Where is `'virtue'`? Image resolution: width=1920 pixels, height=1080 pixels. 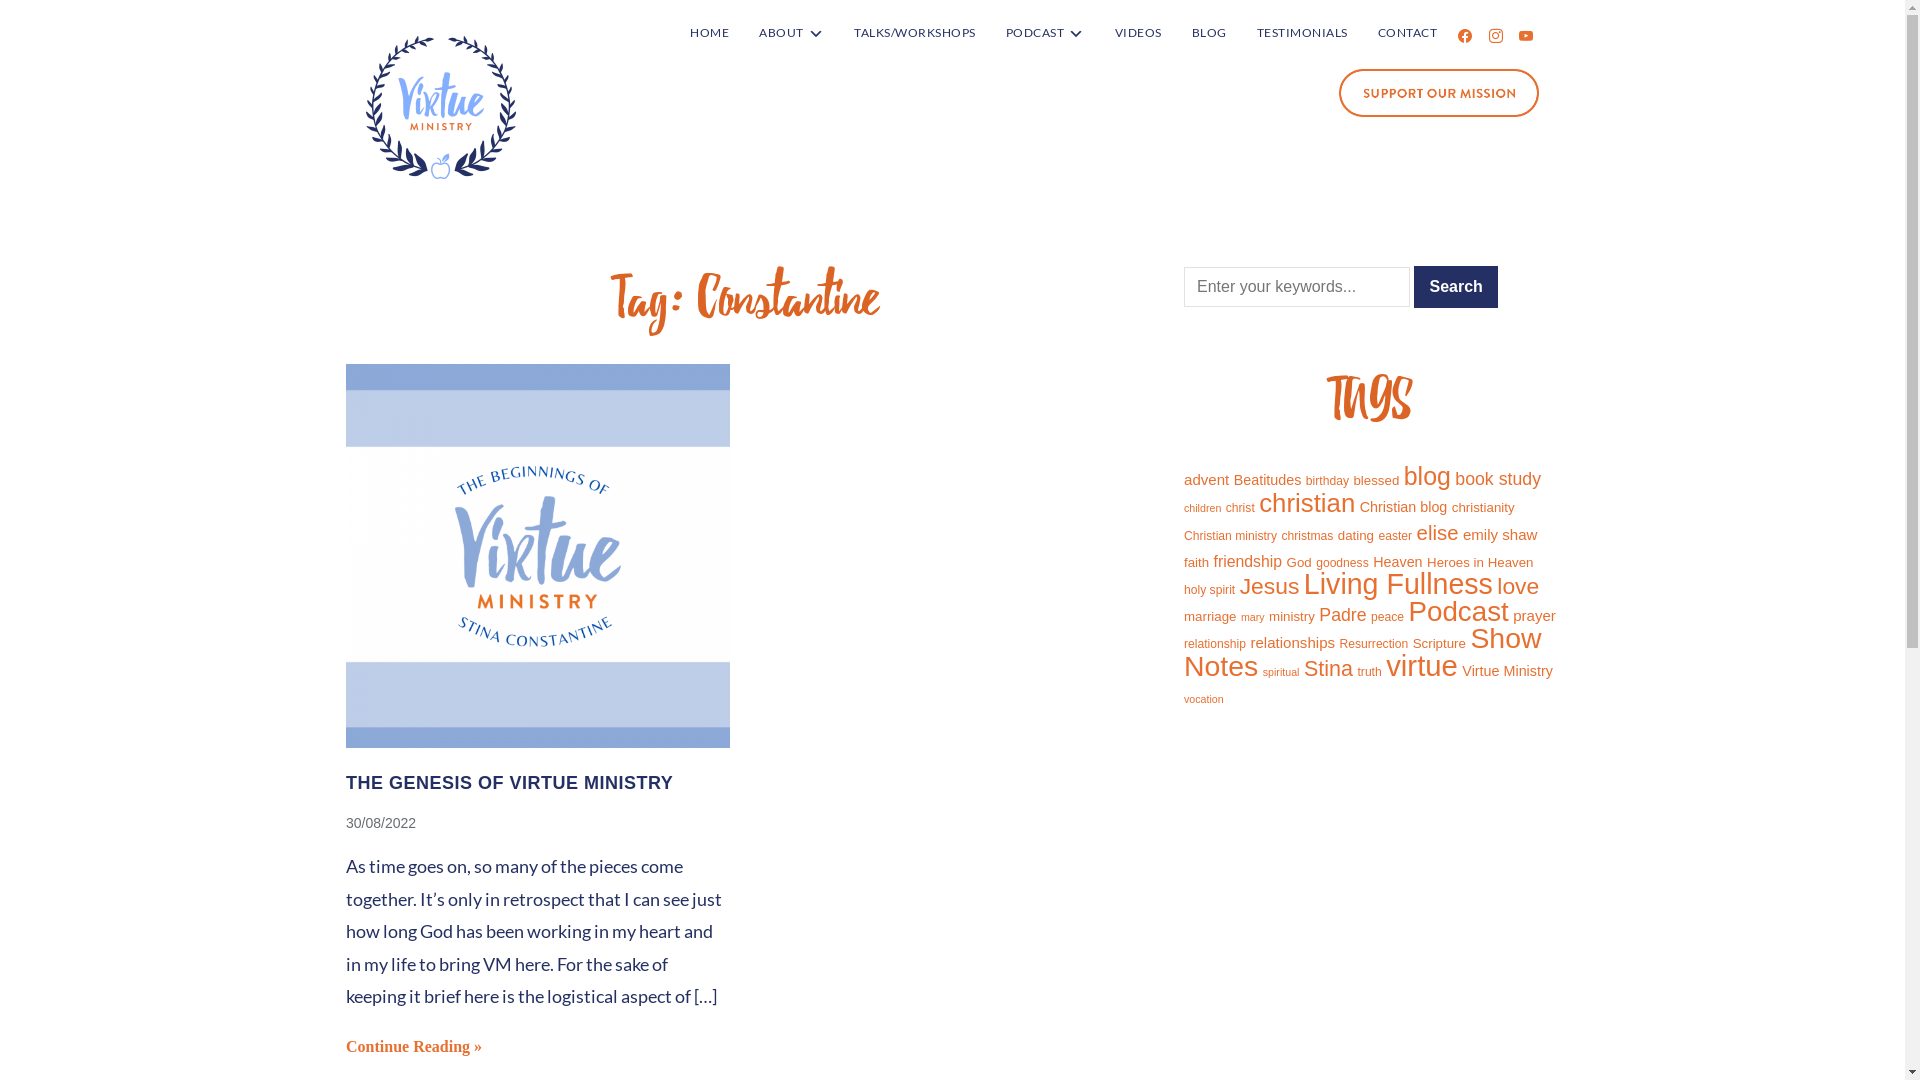 'virtue' is located at coordinates (1420, 665).